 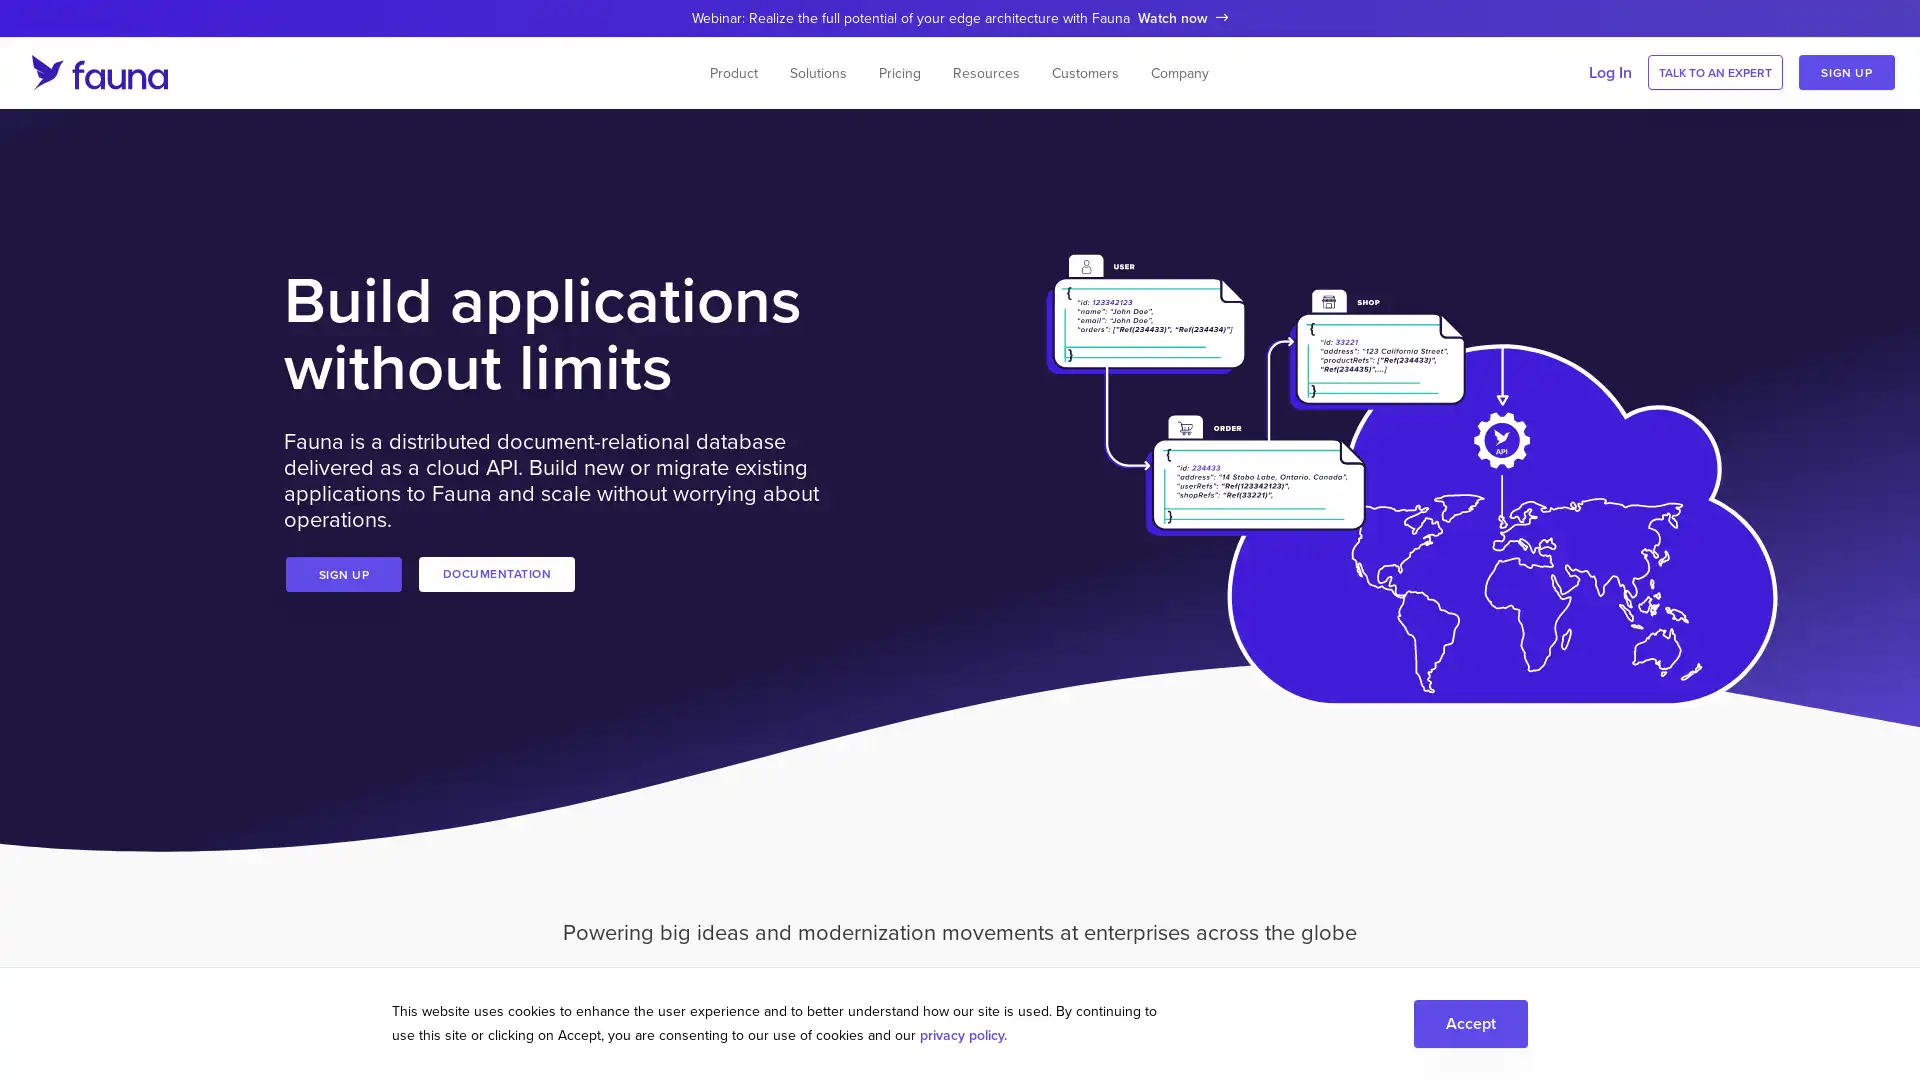 I want to click on accept cookie, so click(x=1470, y=1022).